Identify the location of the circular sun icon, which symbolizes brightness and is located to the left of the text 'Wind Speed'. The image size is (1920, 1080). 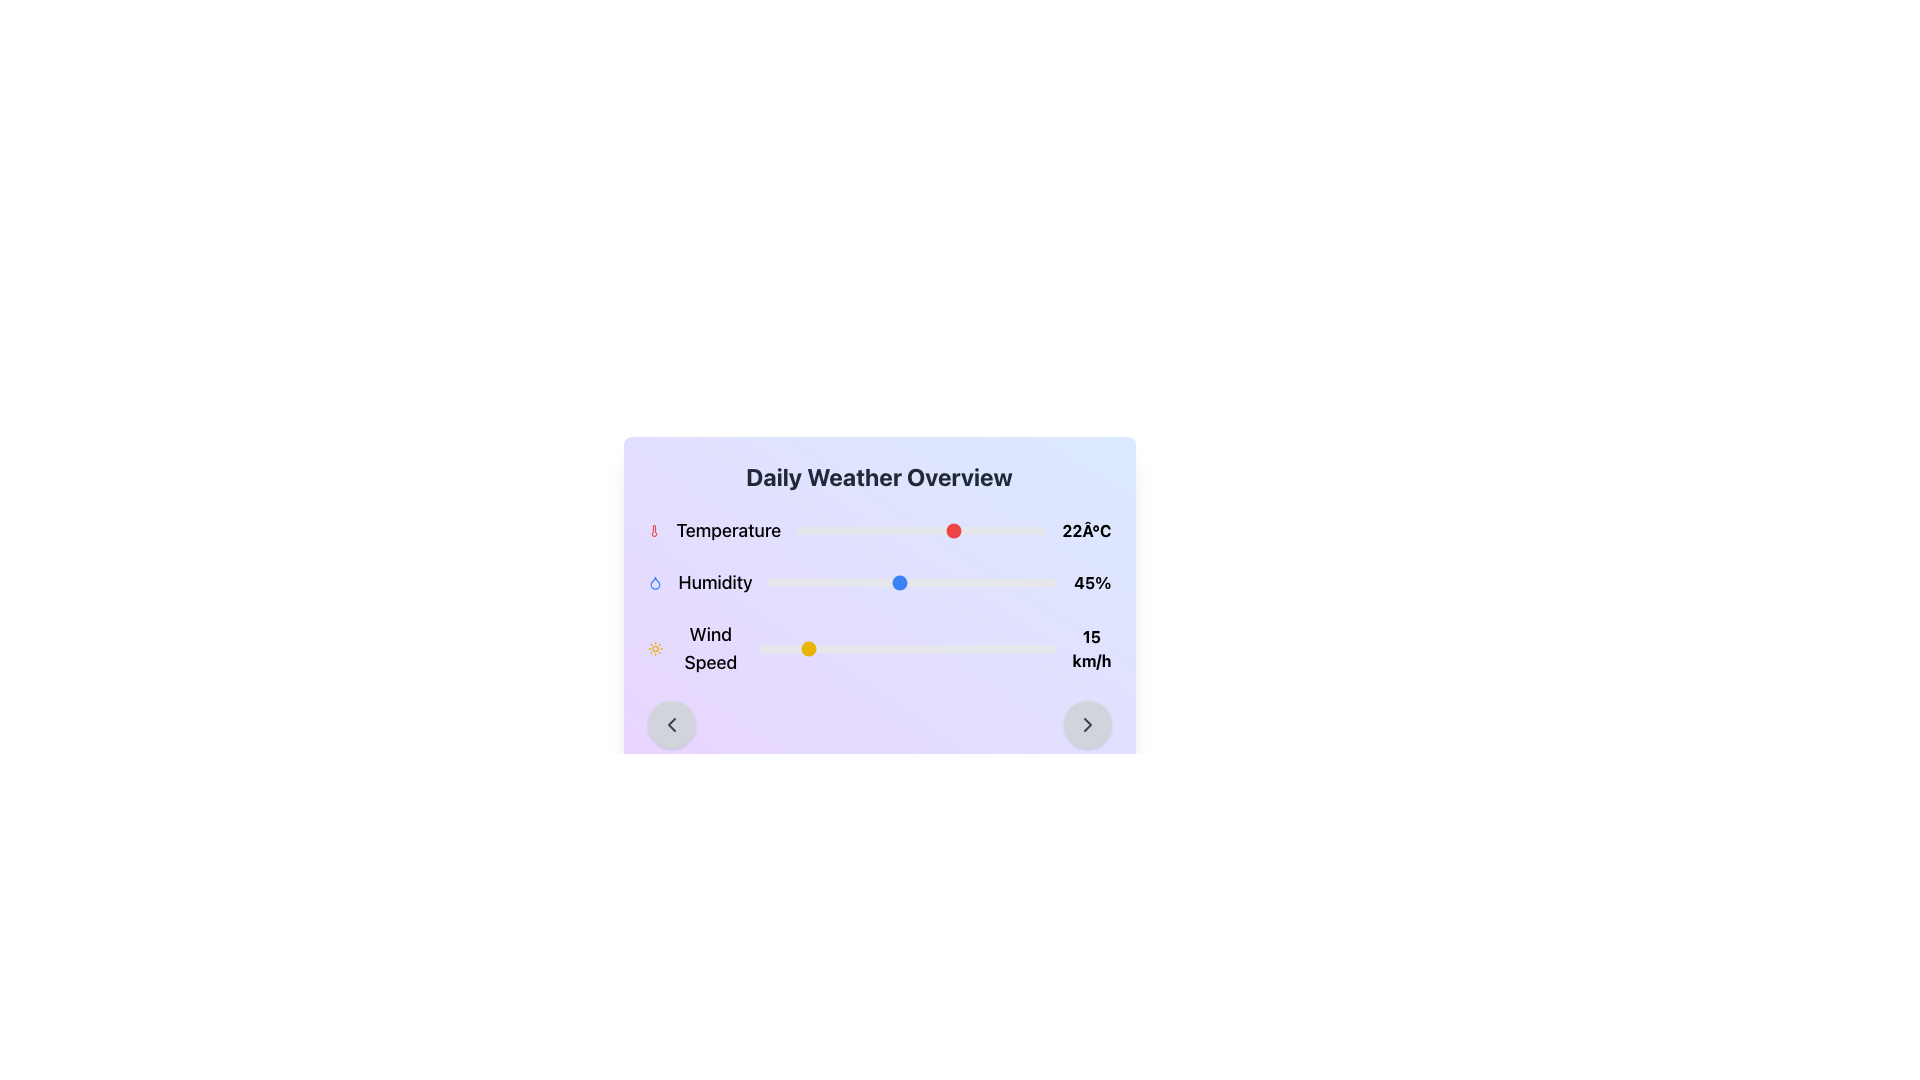
(655, 648).